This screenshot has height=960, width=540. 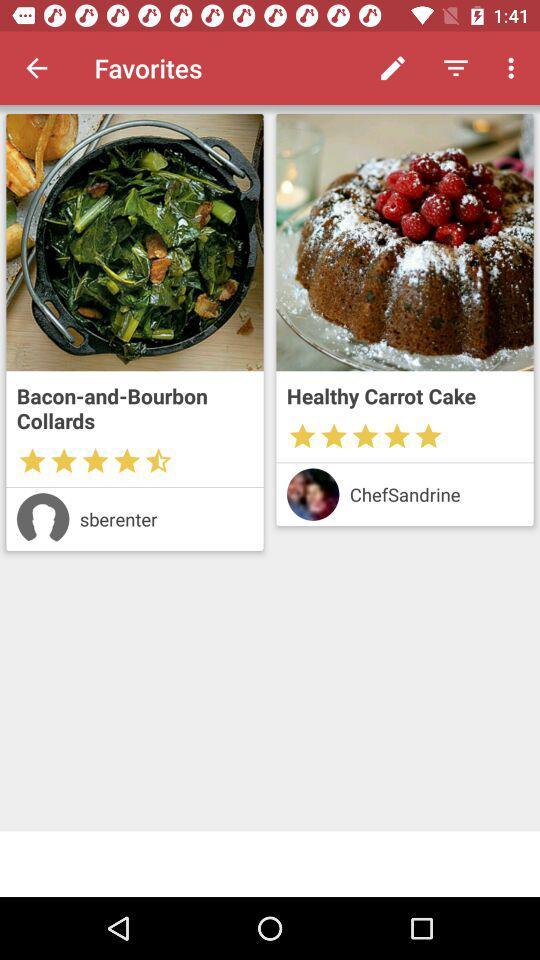 What do you see at coordinates (36, 68) in the screenshot?
I see `the item next to the favorites icon` at bounding box center [36, 68].